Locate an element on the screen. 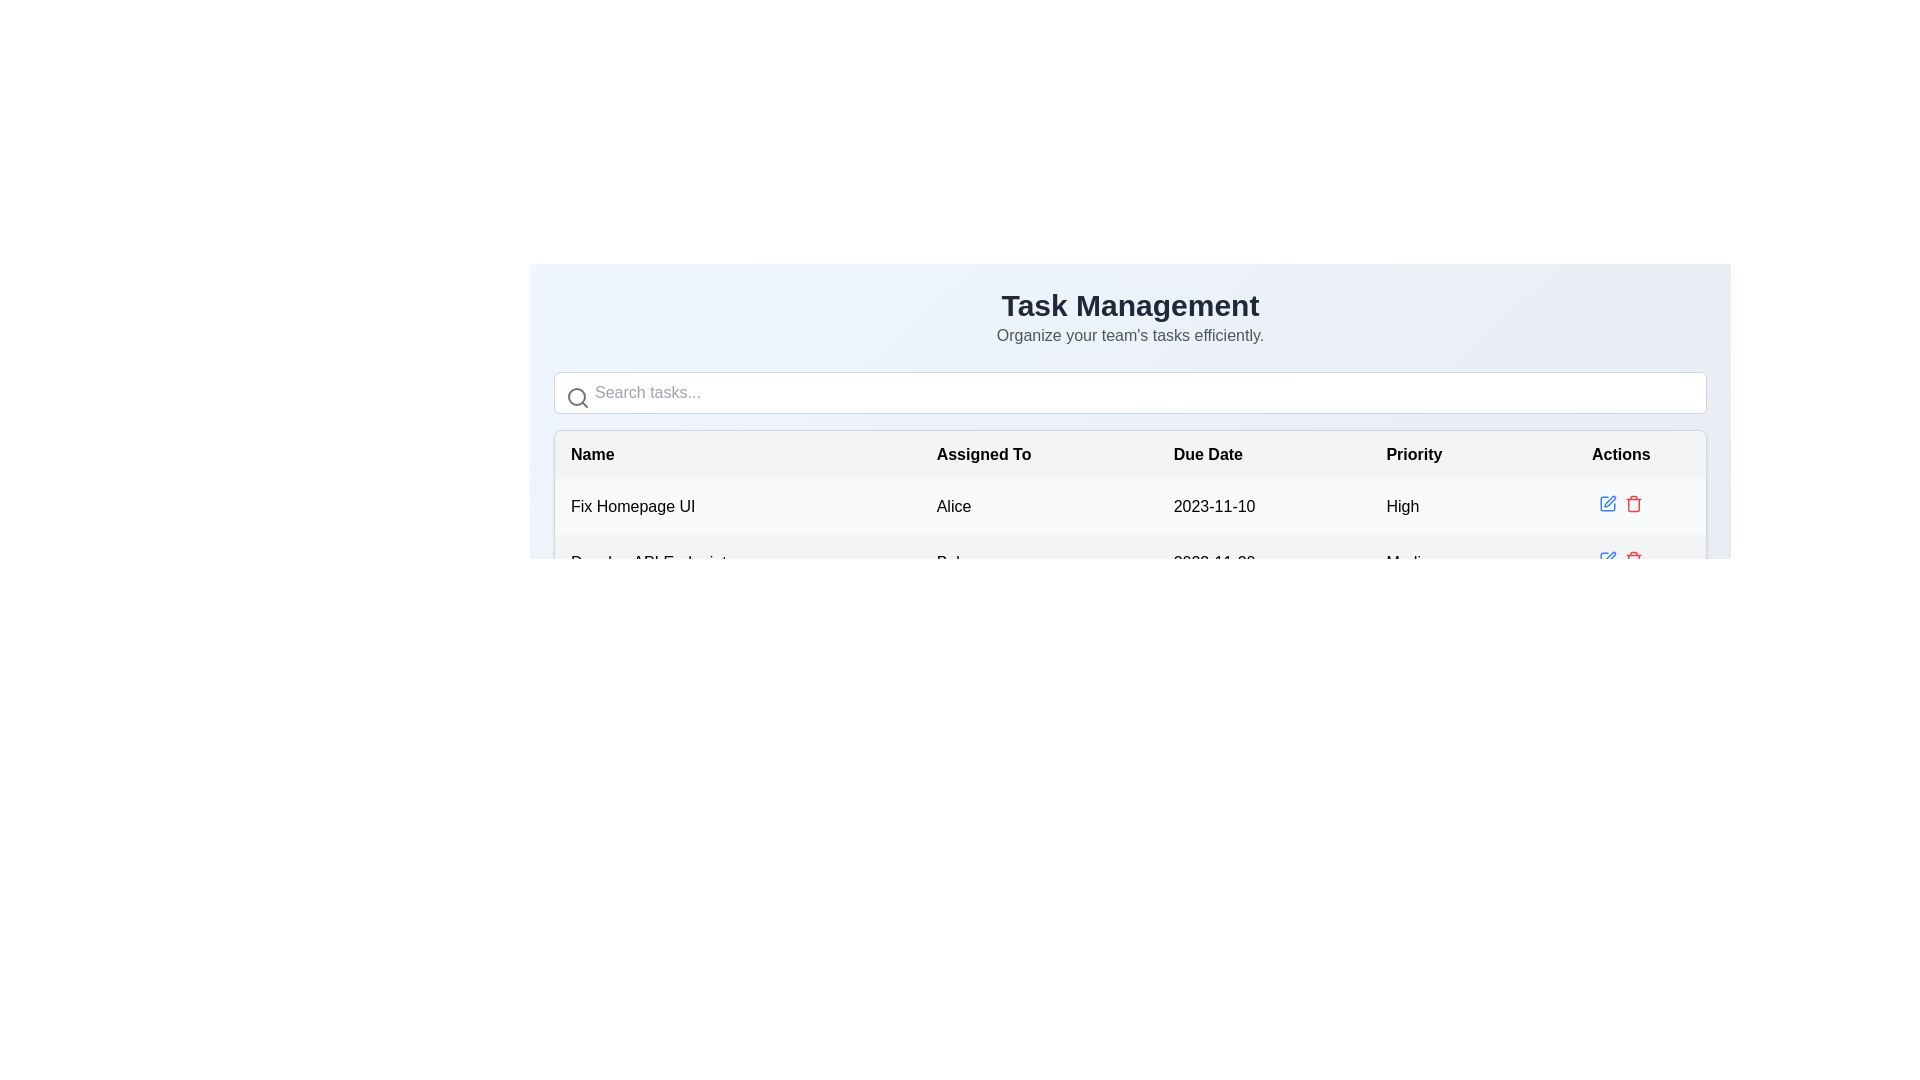 This screenshot has height=1080, width=1920. the 'Edit' icon located in the 'Actions' column of the task table to initiate the edit function for the associated task is located at coordinates (1610, 557).